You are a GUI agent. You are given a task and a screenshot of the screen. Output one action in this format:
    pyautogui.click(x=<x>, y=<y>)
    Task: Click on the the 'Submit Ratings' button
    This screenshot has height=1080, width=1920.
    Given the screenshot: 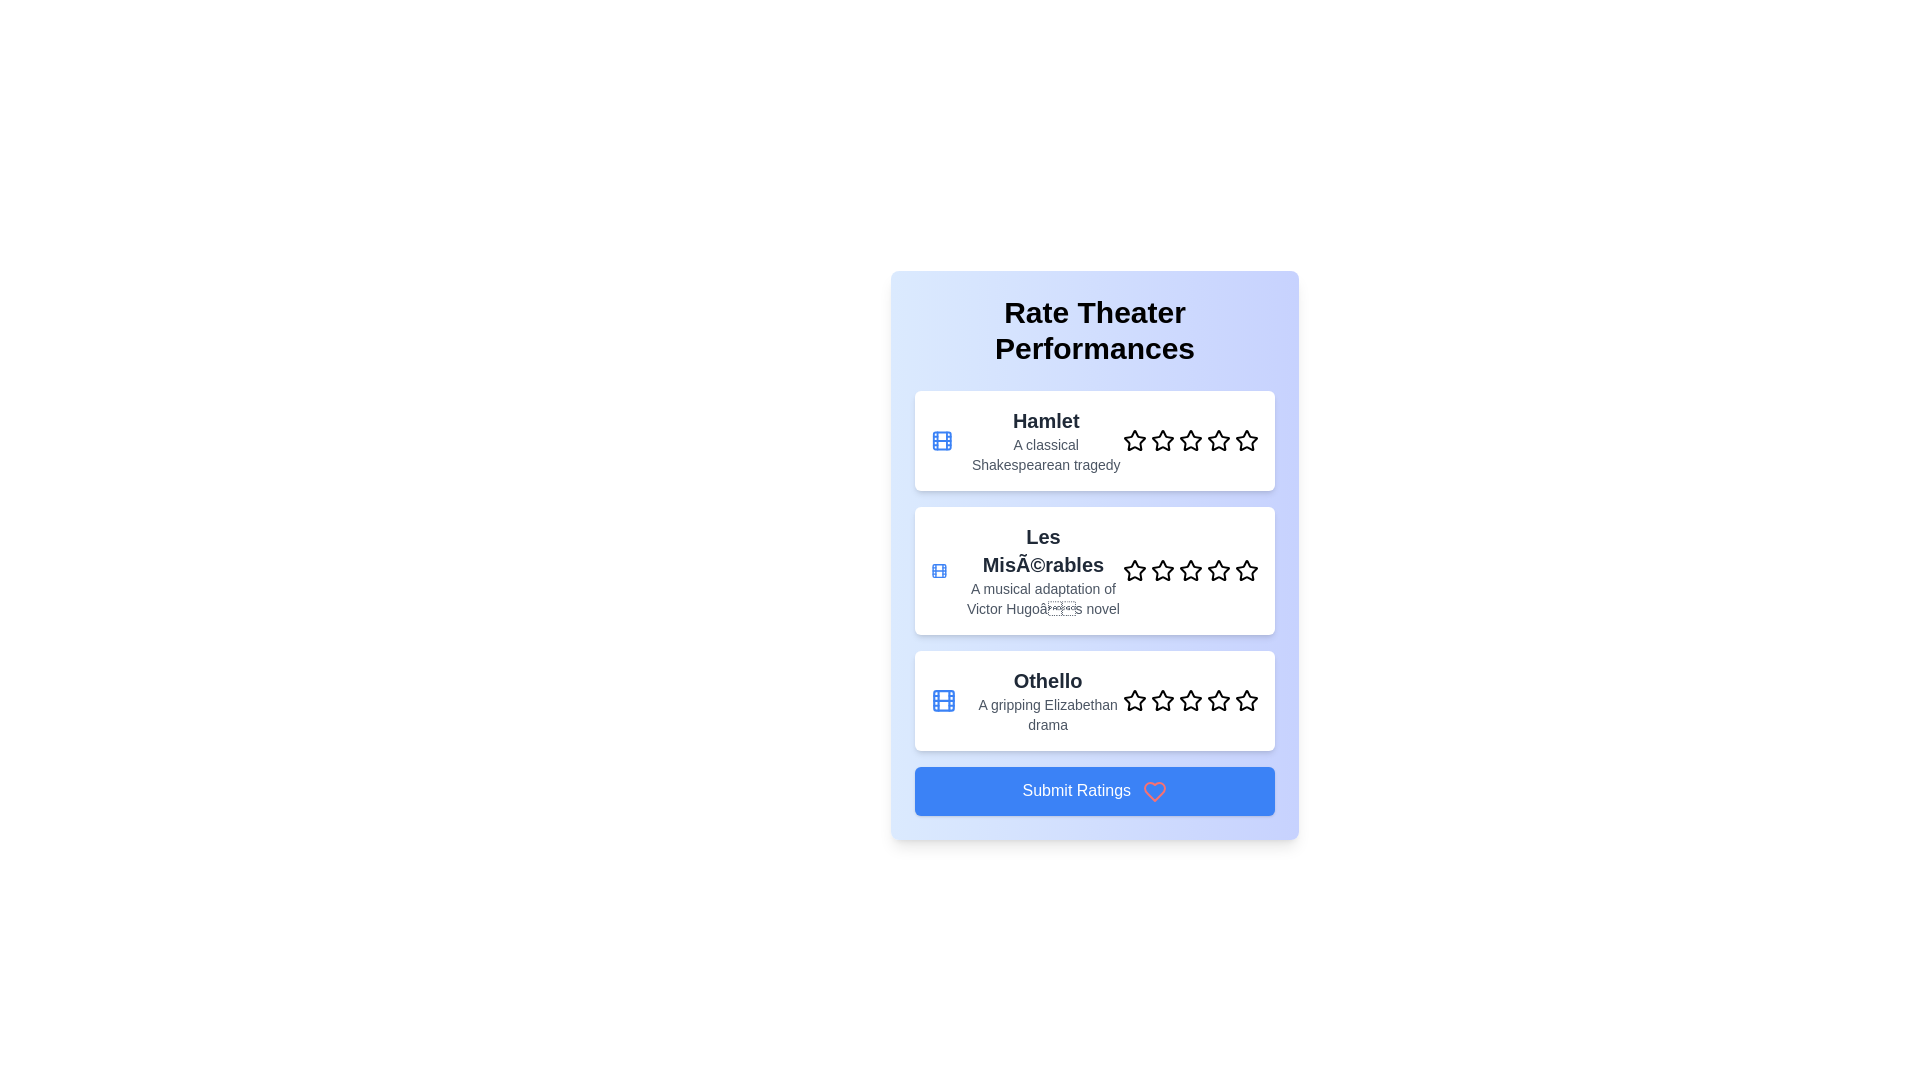 What is the action you would take?
    pyautogui.click(x=1093, y=789)
    